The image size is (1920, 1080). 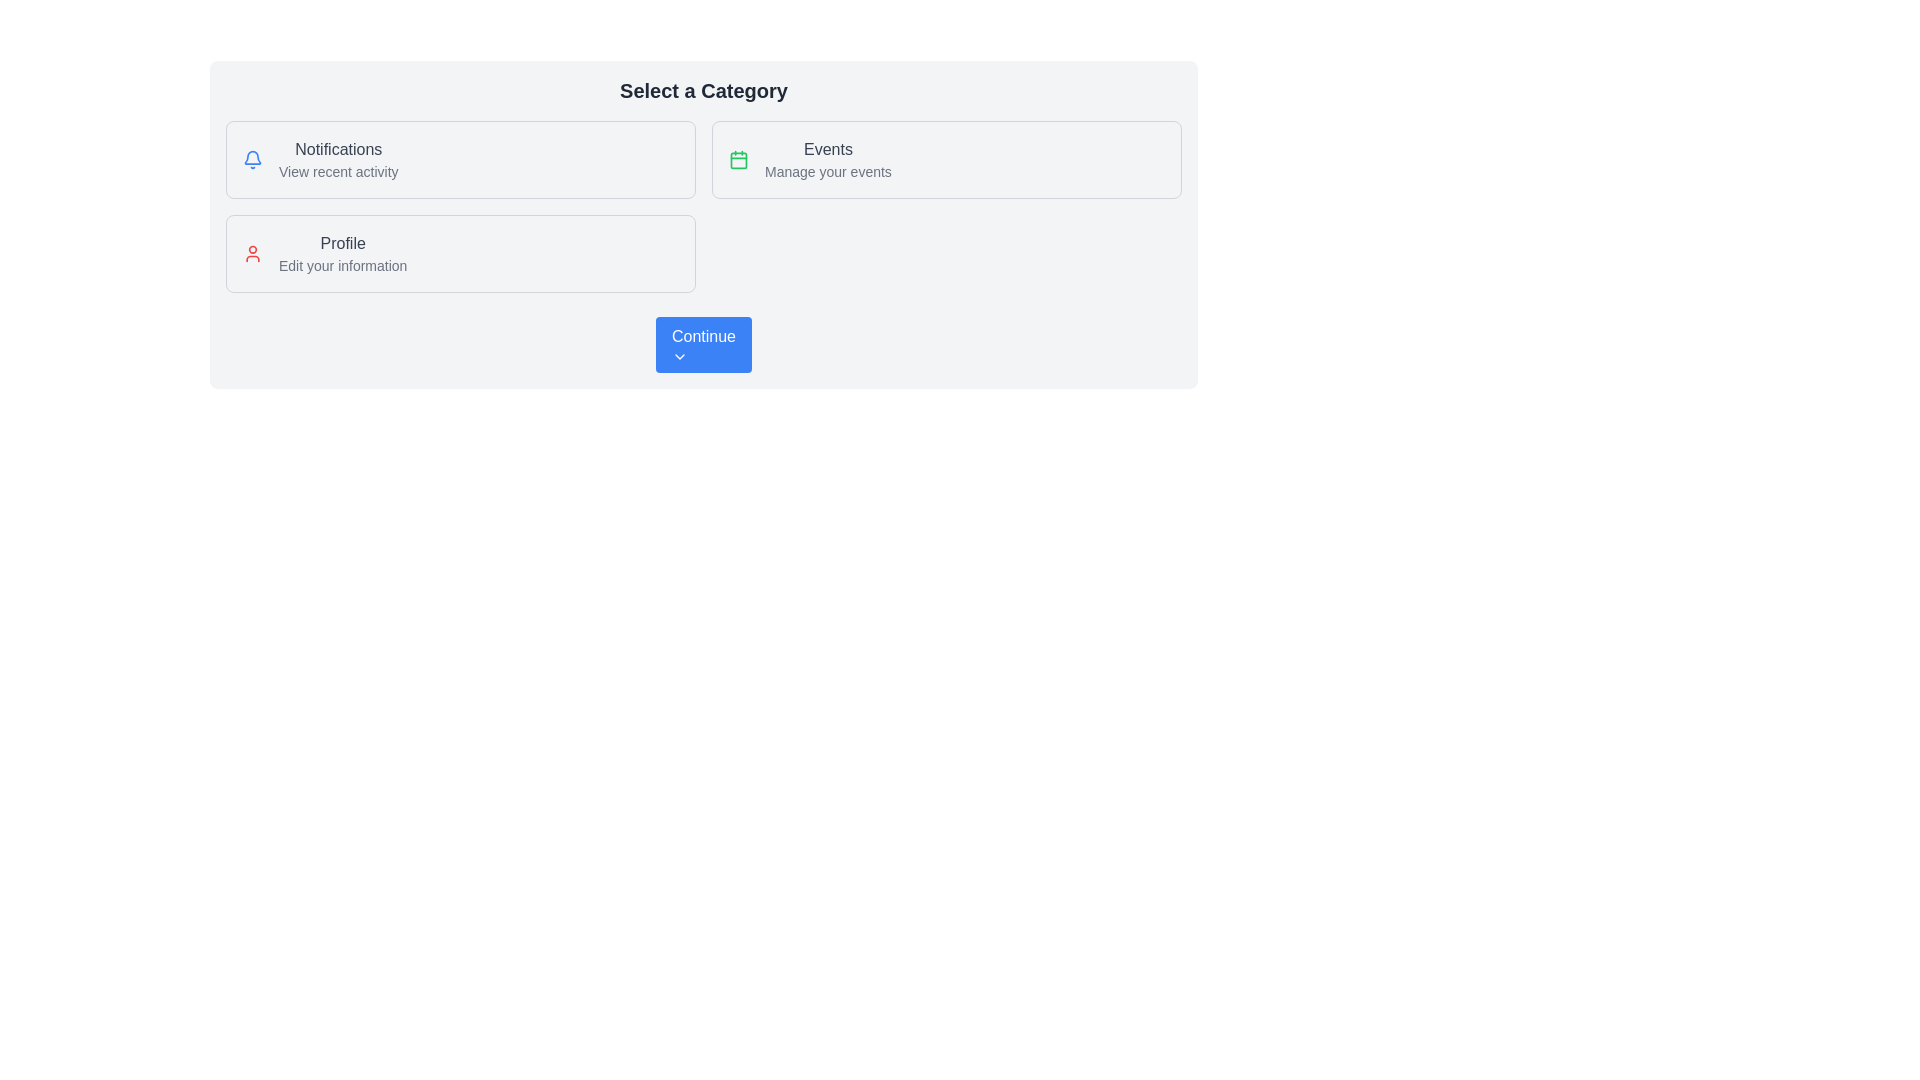 I want to click on the static text label displaying 'Events', which is bold and gray, located in the event management section of the UI, so click(x=828, y=149).